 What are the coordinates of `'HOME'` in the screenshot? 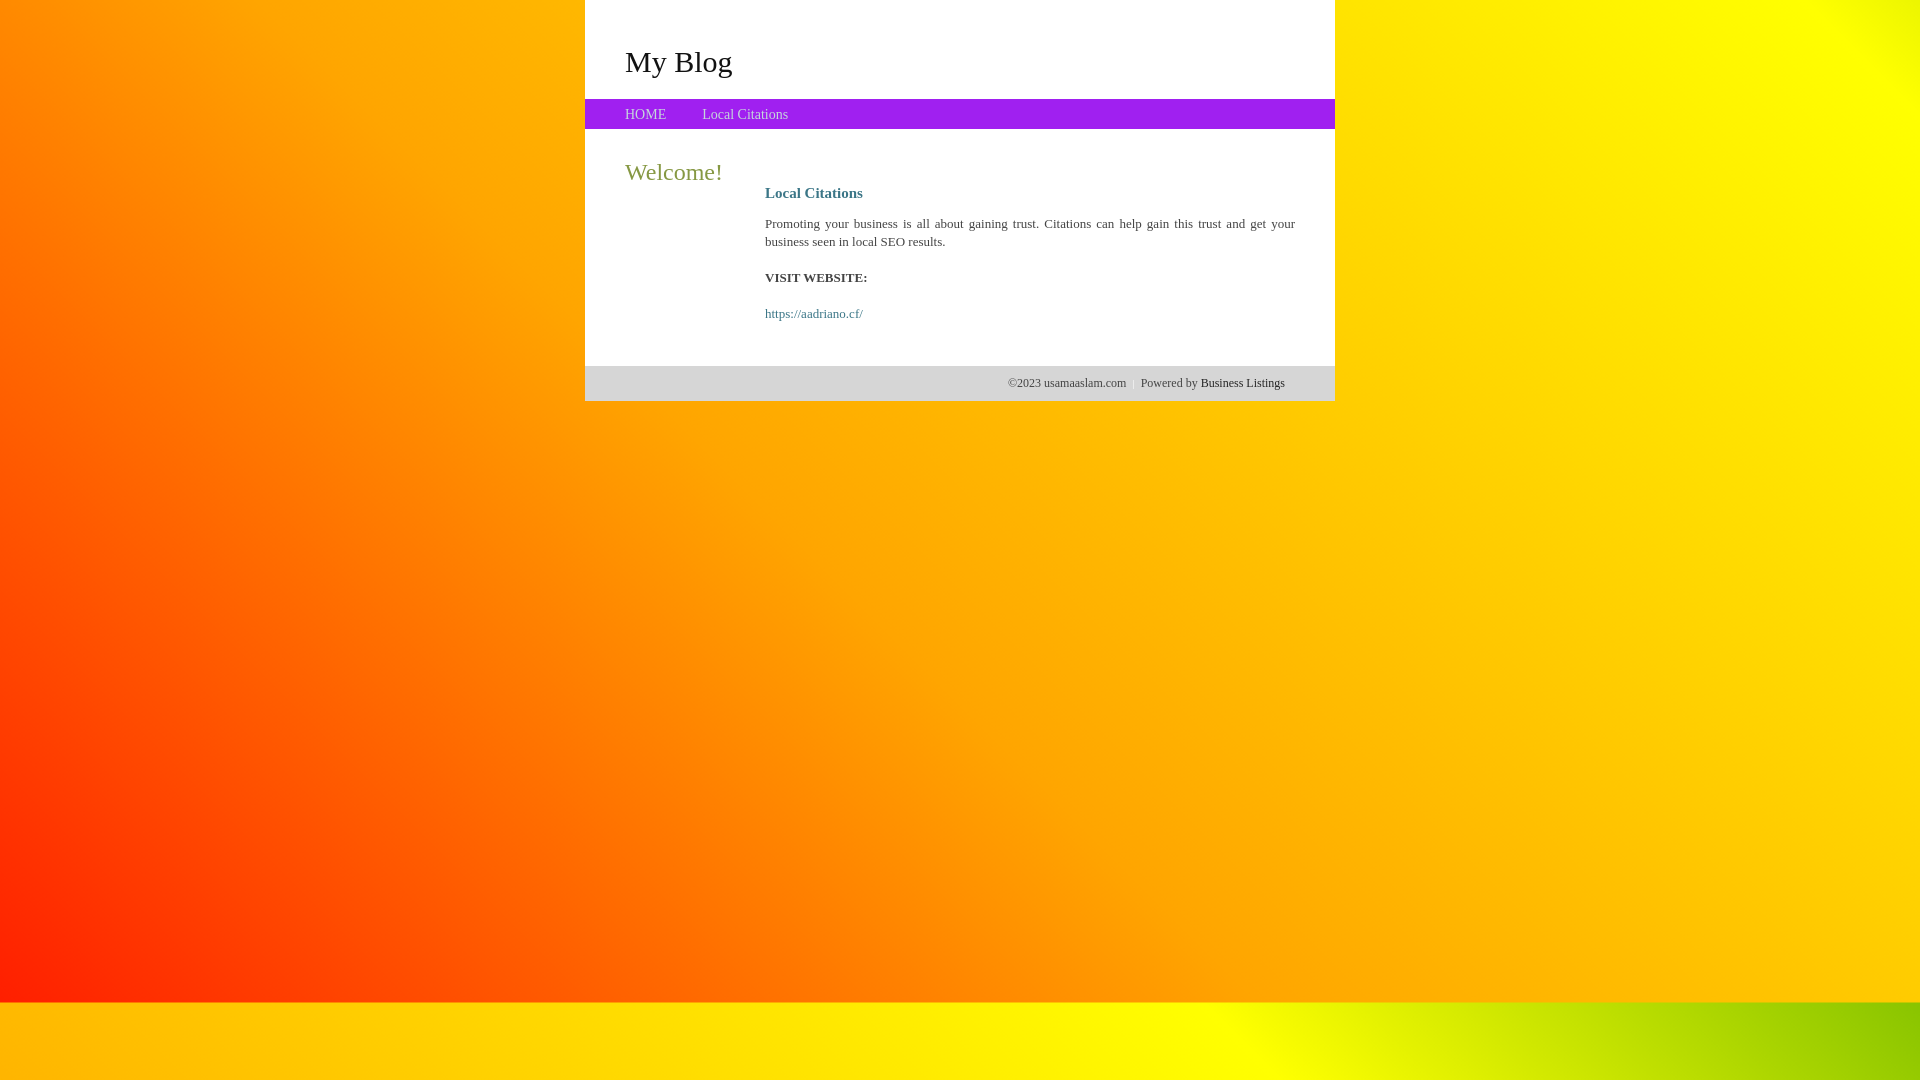 It's located at (645, 114).